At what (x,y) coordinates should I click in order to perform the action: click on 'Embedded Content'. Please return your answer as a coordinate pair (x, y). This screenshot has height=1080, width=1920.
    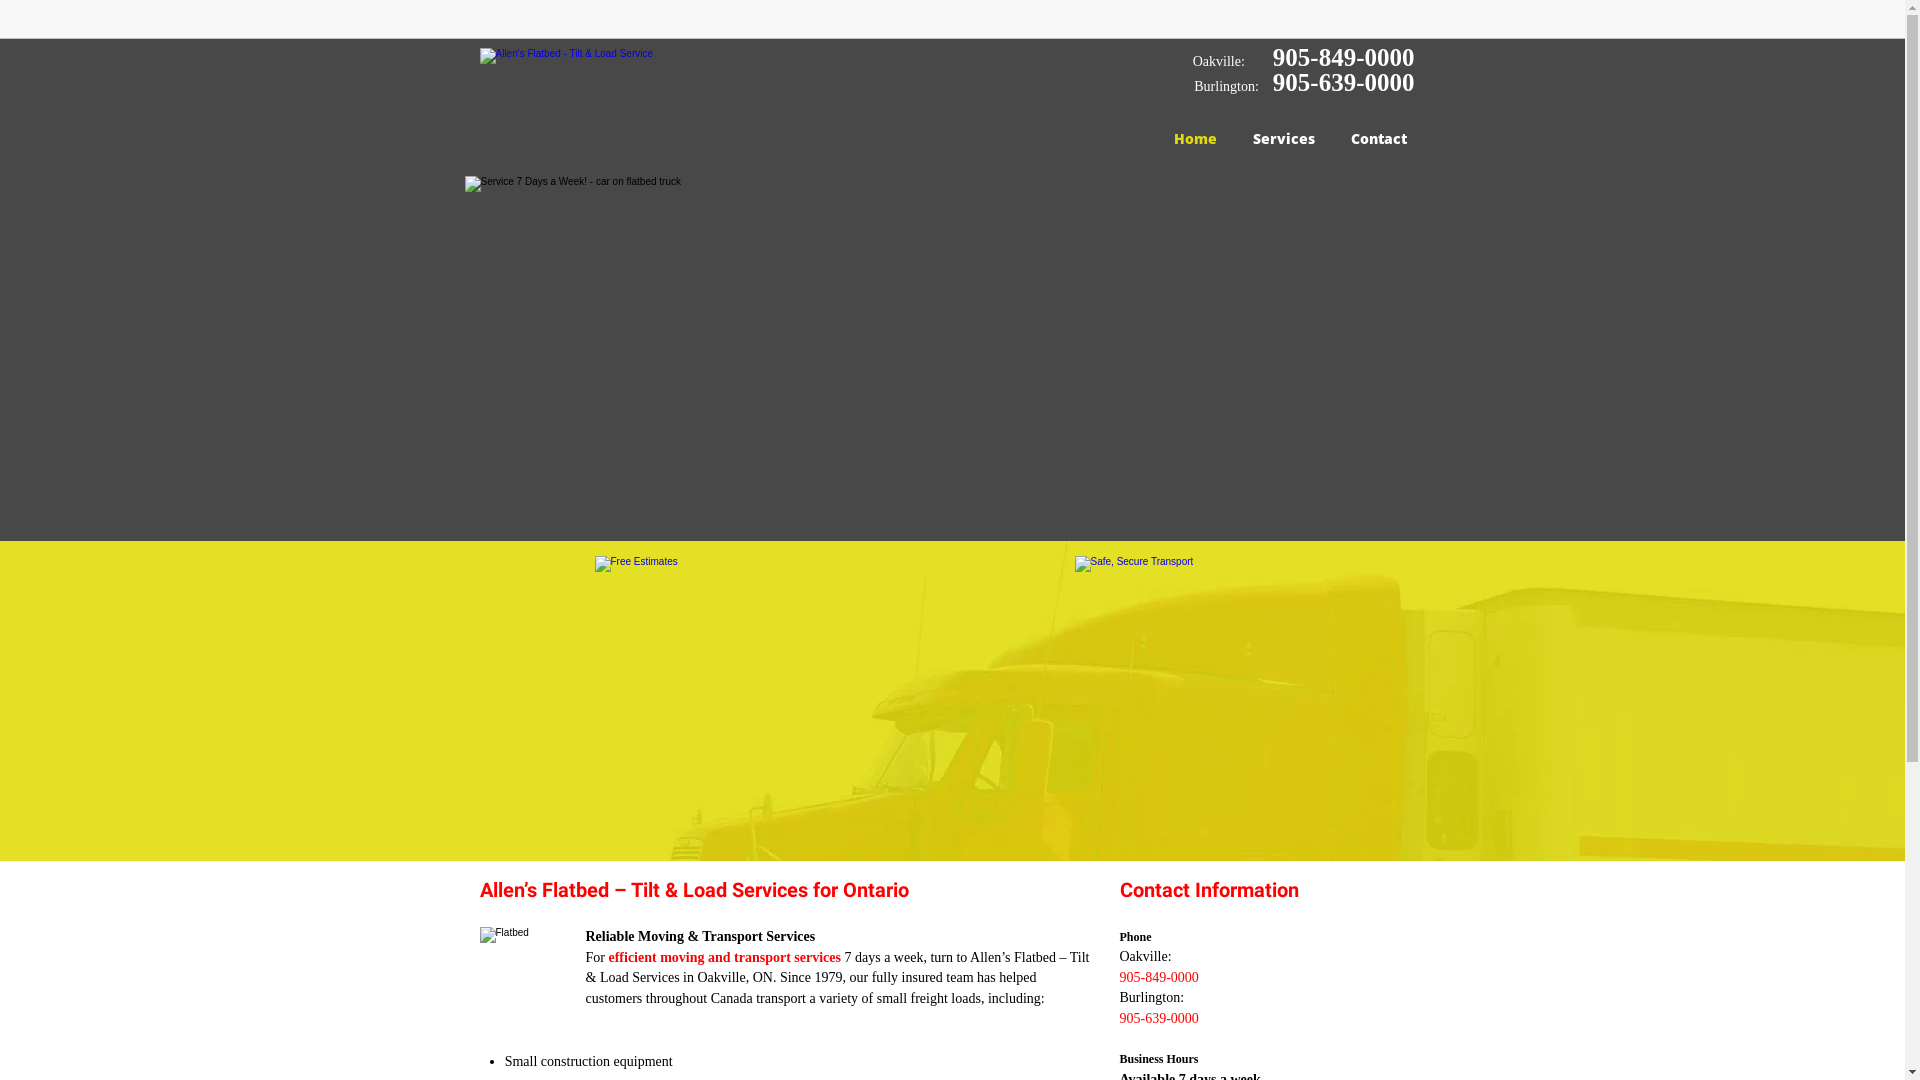
    Looking at the image, I should click on (1232, 19).